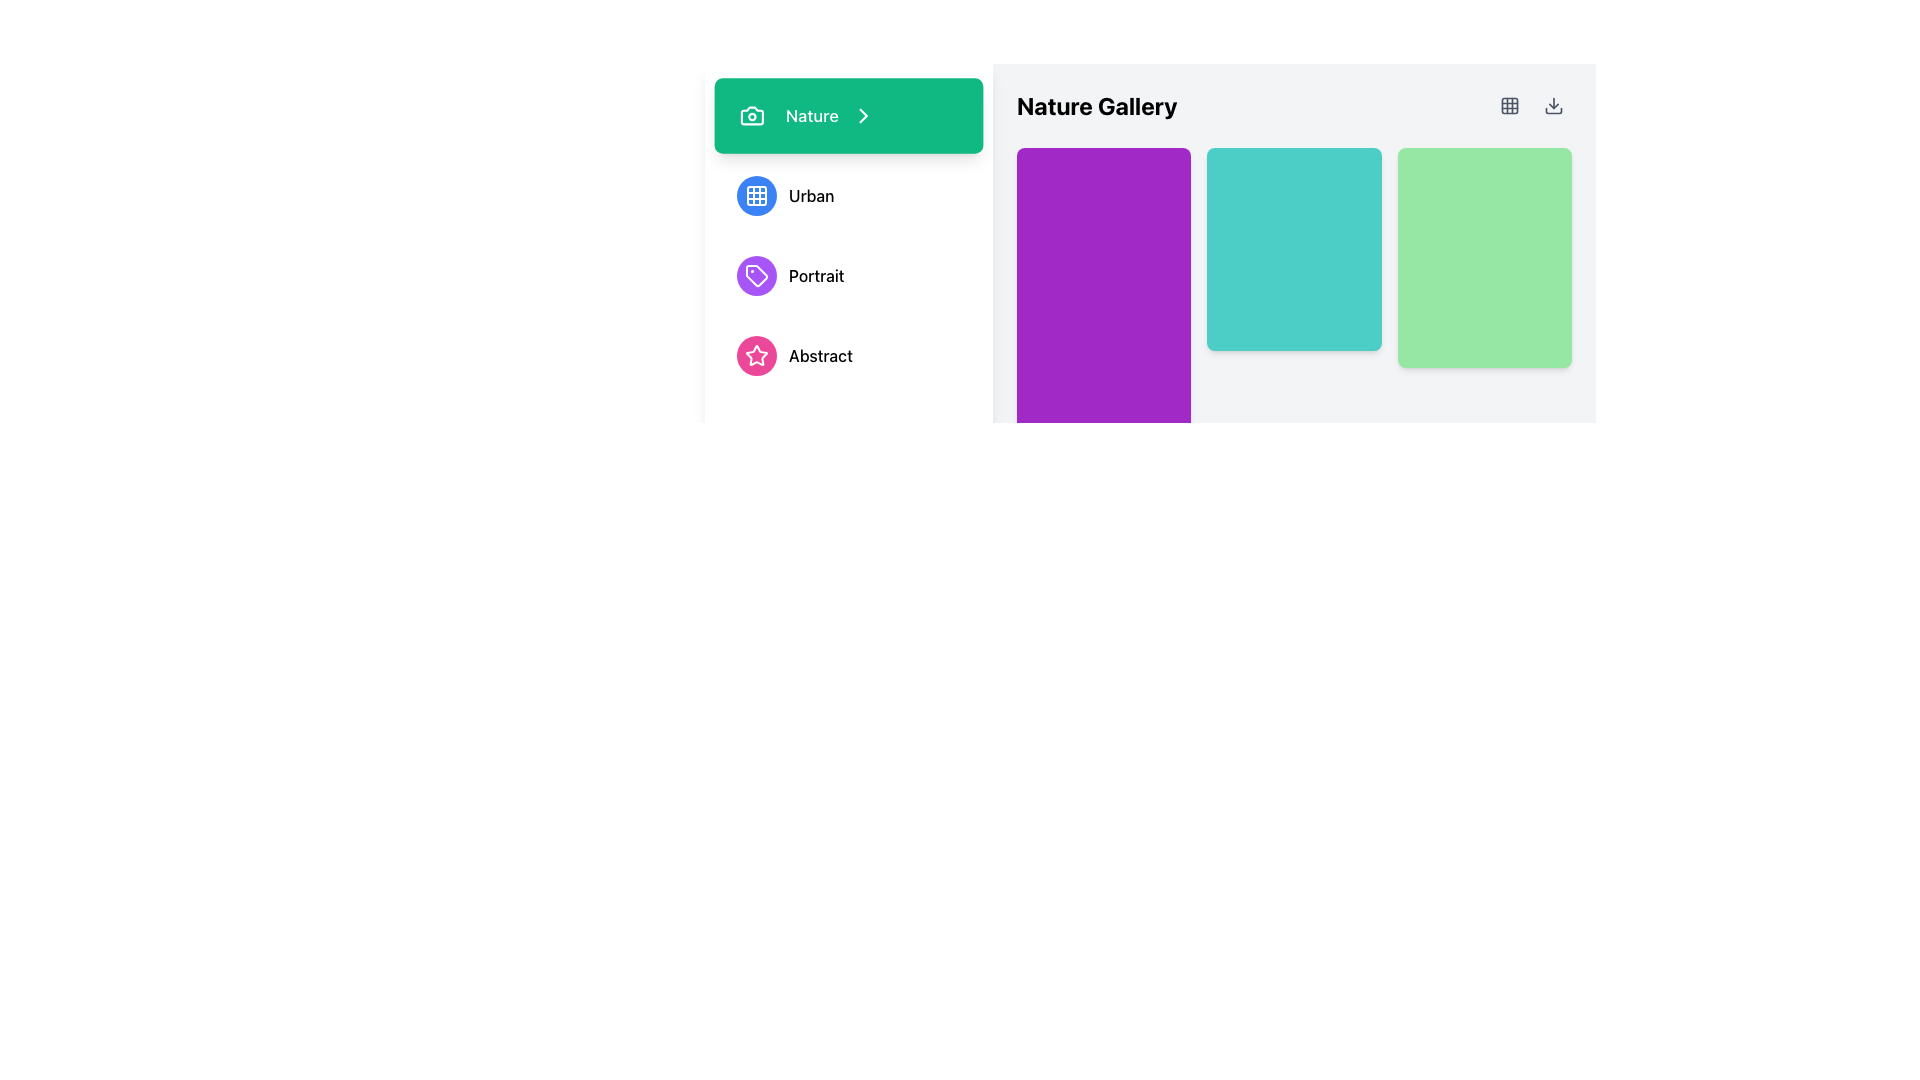  What do you see at coordinates (756, 354) in the screenshot?
I see `the pink star icon button located at the bottom of the sidebar` at bounding box center [756, 354].